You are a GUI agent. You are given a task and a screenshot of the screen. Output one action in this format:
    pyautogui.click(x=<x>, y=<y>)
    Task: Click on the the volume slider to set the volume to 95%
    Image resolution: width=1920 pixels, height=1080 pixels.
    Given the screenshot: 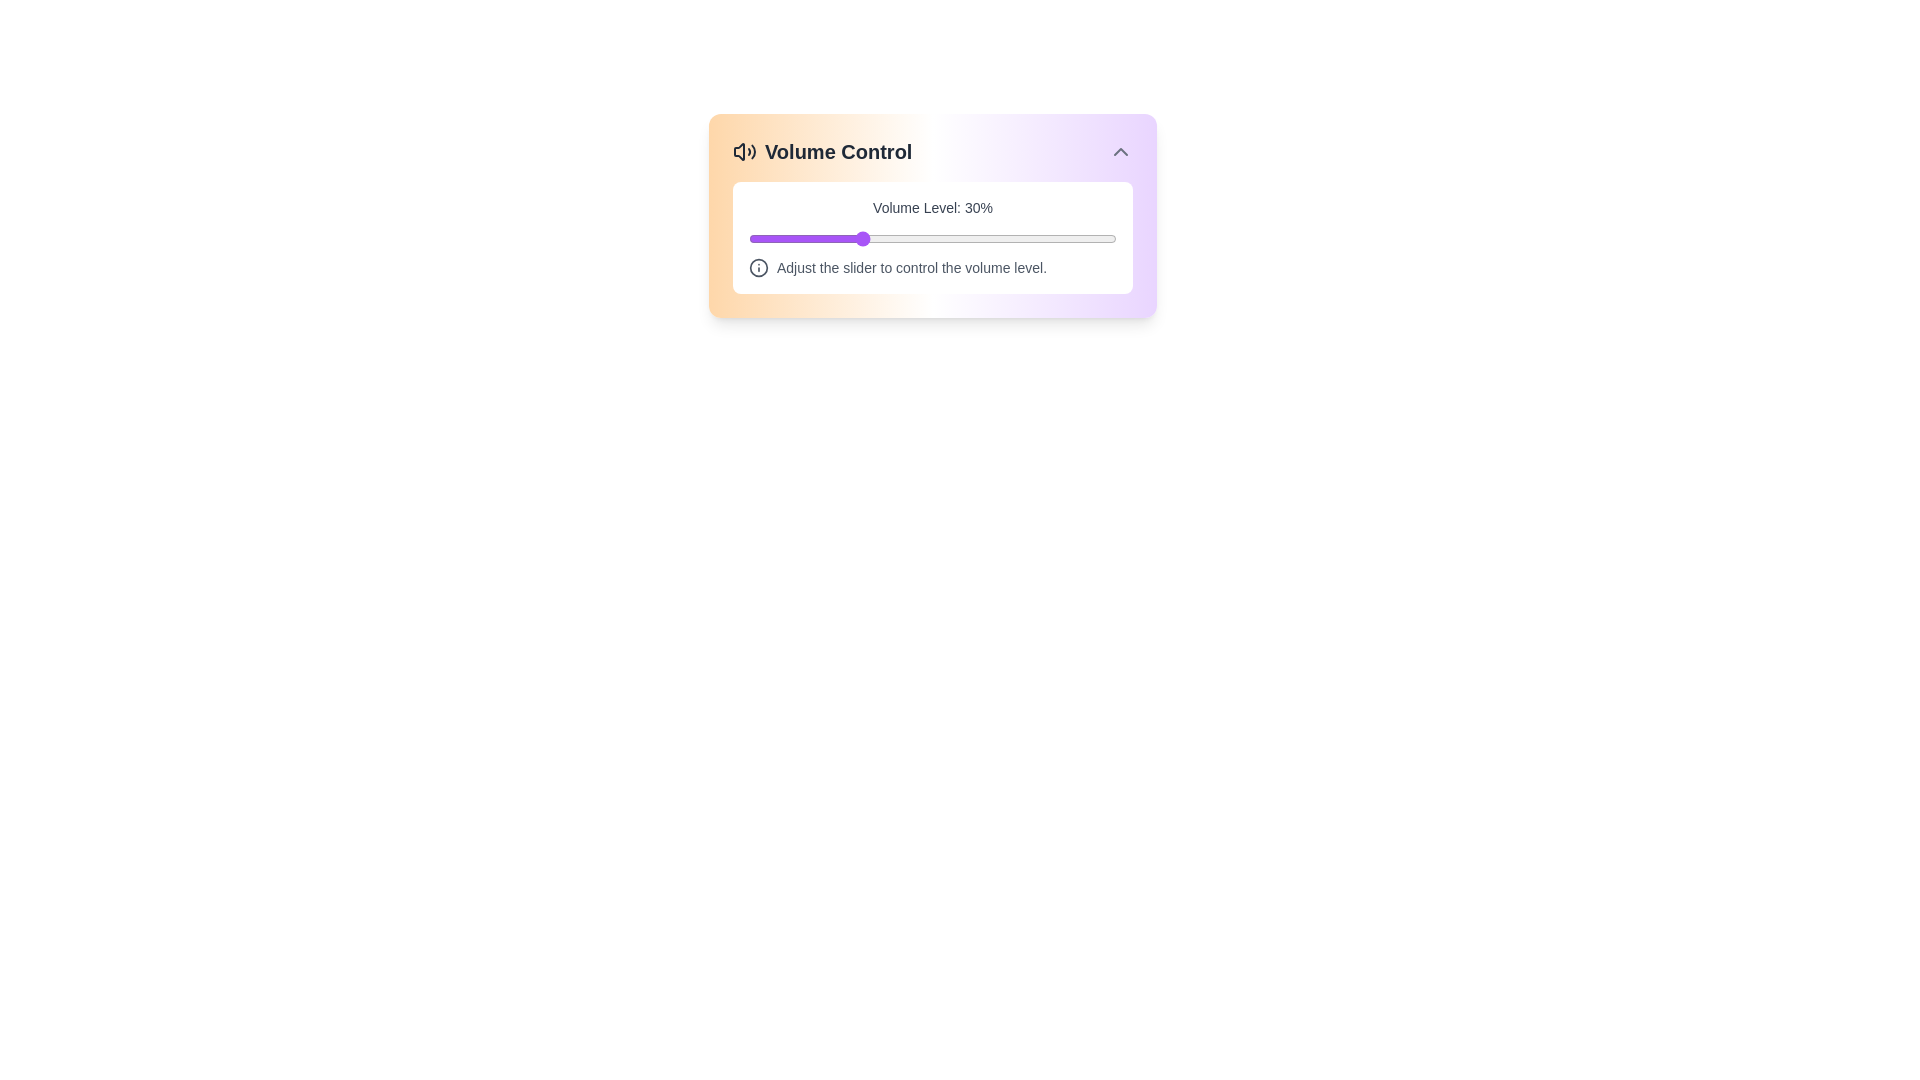 What is the action you would take?
    pyautogui.click(x=1097, y=238)
    